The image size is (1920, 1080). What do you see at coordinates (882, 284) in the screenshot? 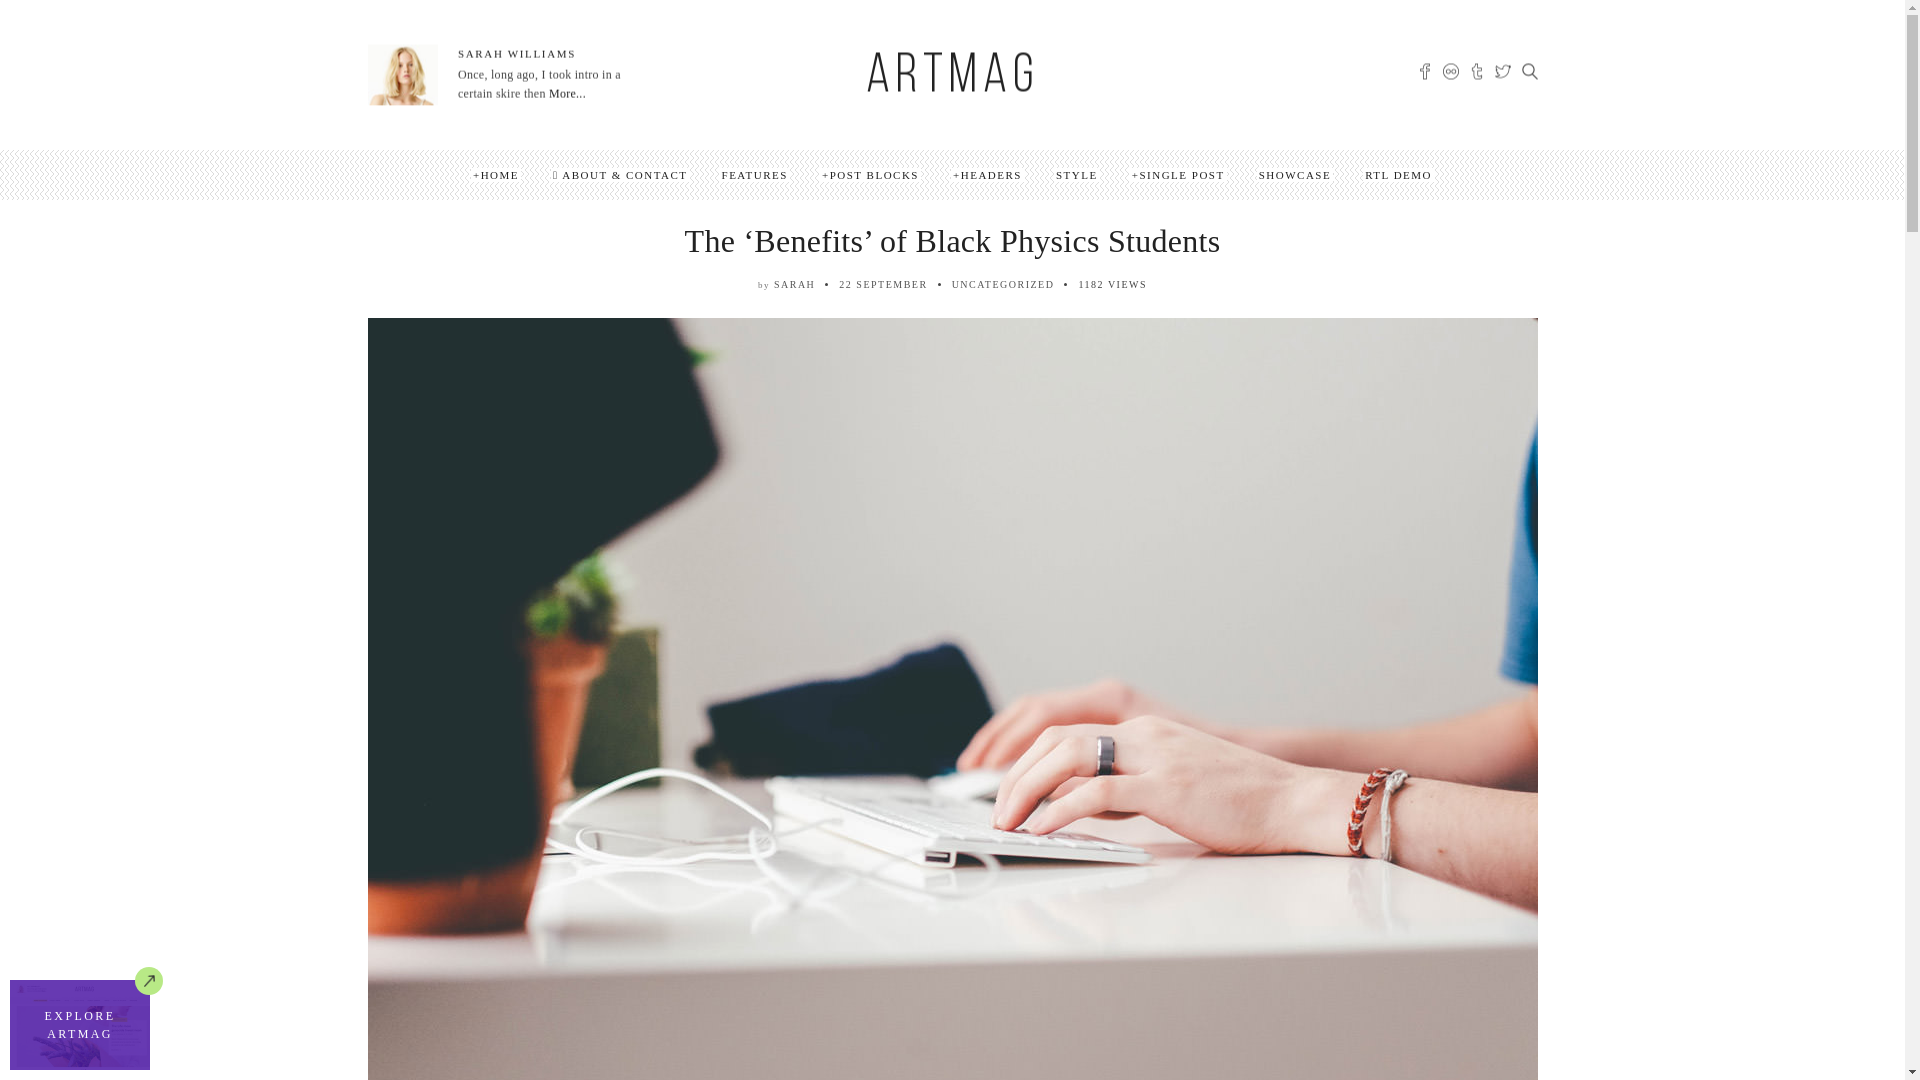
I see `'22 SEPTEMBER'` at bounding box center [882, 284].